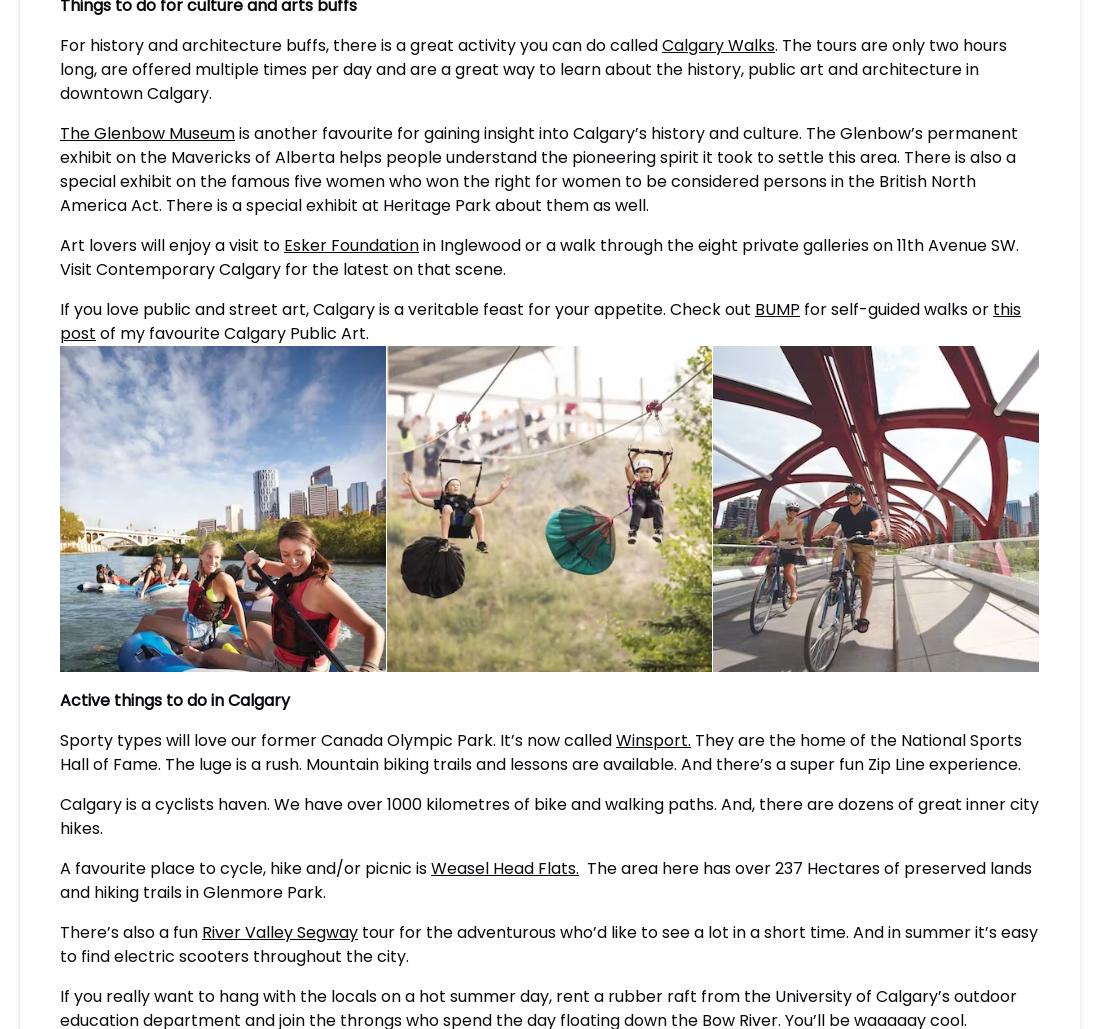 The image size is (1100, 1029). Describe the element at coordinates (546, 878) in the screenshot. I see `'The area here has over 237 Hectares of preserved lands and hiking trails in Glenmore Park.'` at that location.